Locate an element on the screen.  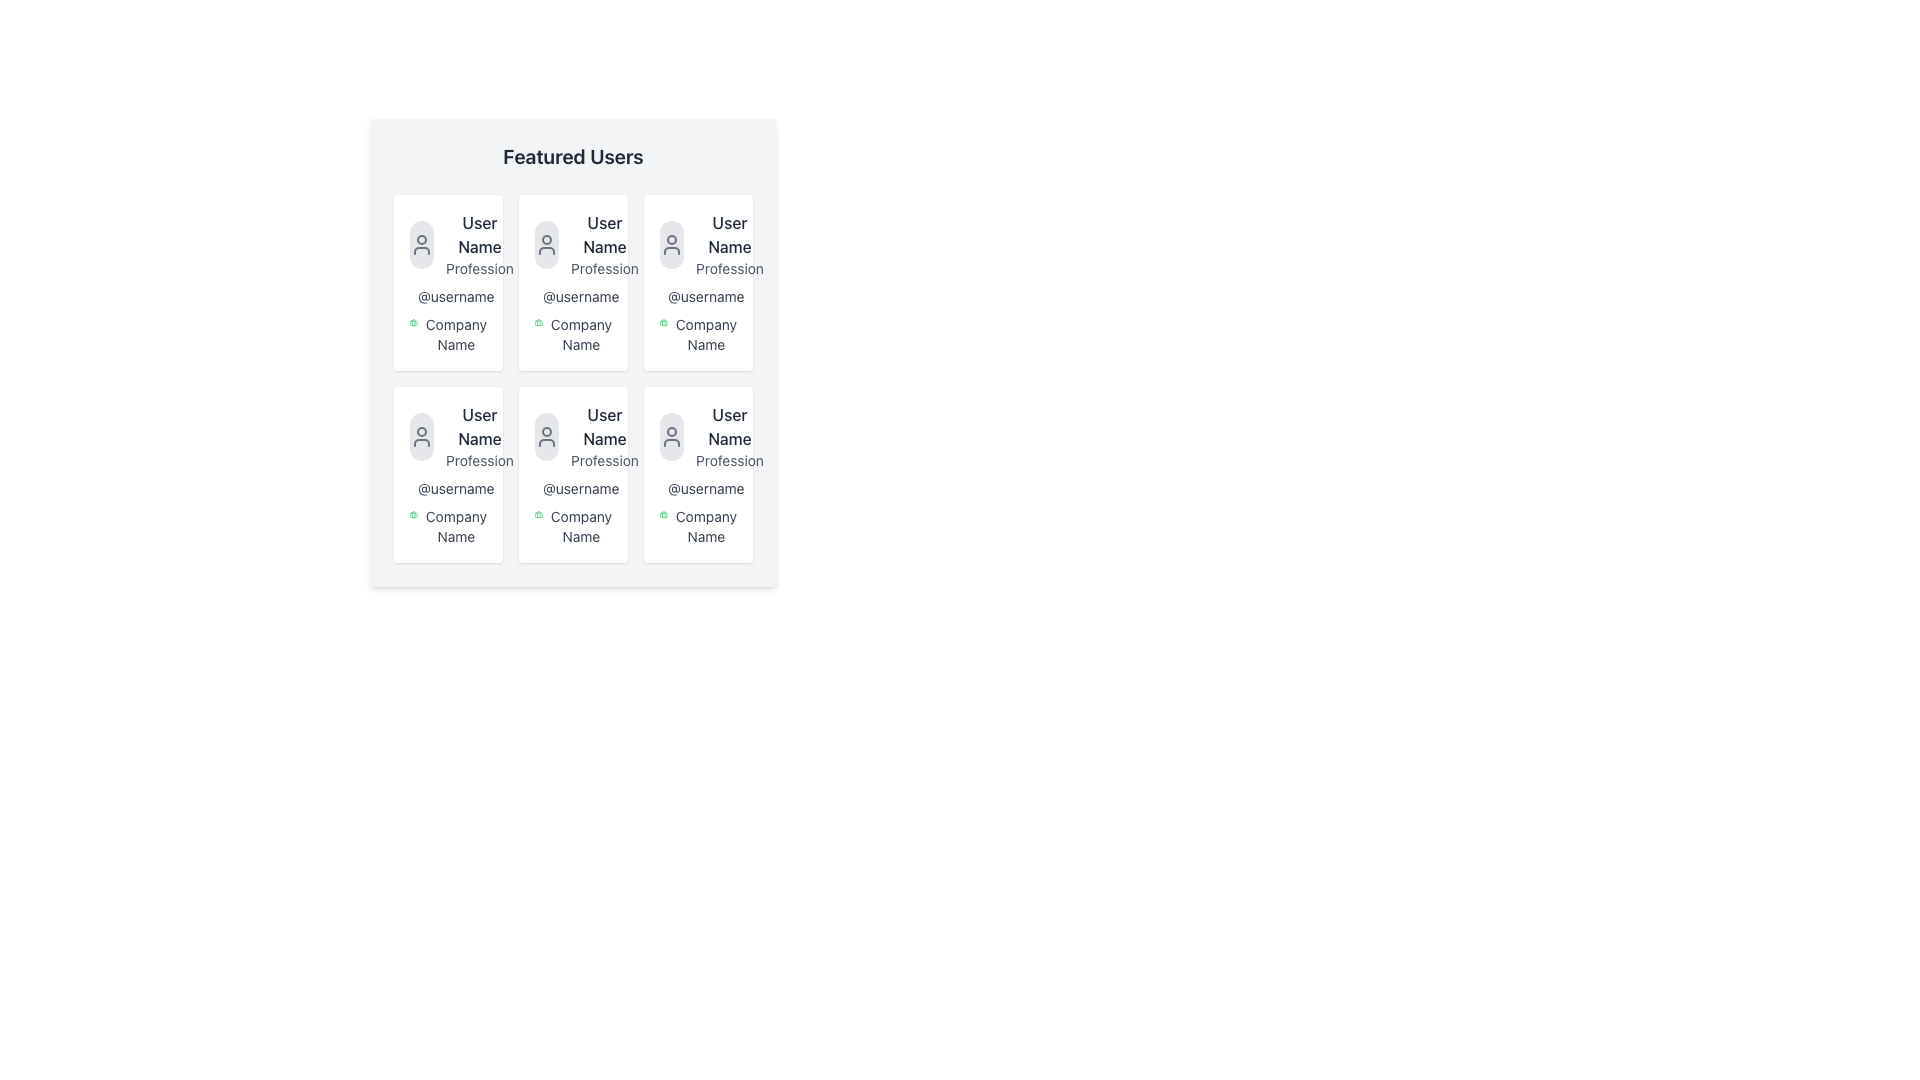
the Information Display Block that shows the user's profile information, including name and profession, located in the second row, first column of the user cards grid is located at coordinates (447, 435).